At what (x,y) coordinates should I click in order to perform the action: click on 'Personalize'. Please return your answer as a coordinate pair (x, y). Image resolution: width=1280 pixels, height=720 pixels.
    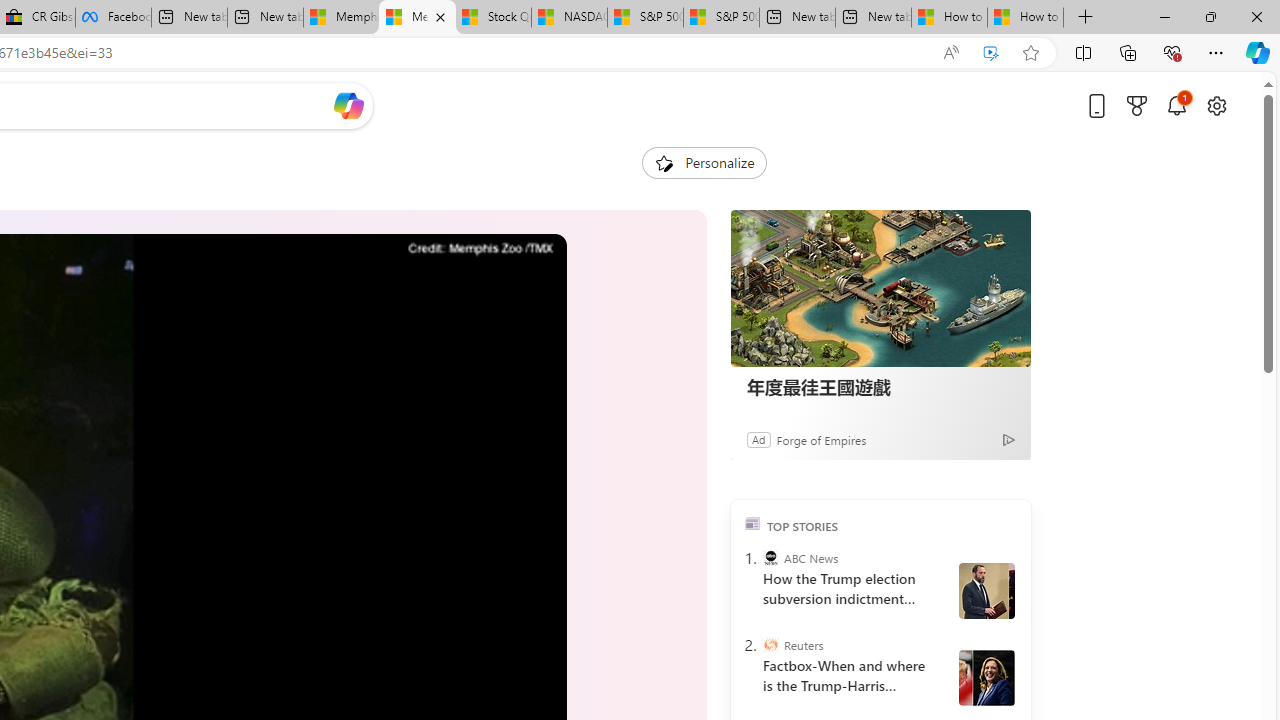
    Looking at the image, I should click on (704, 162).